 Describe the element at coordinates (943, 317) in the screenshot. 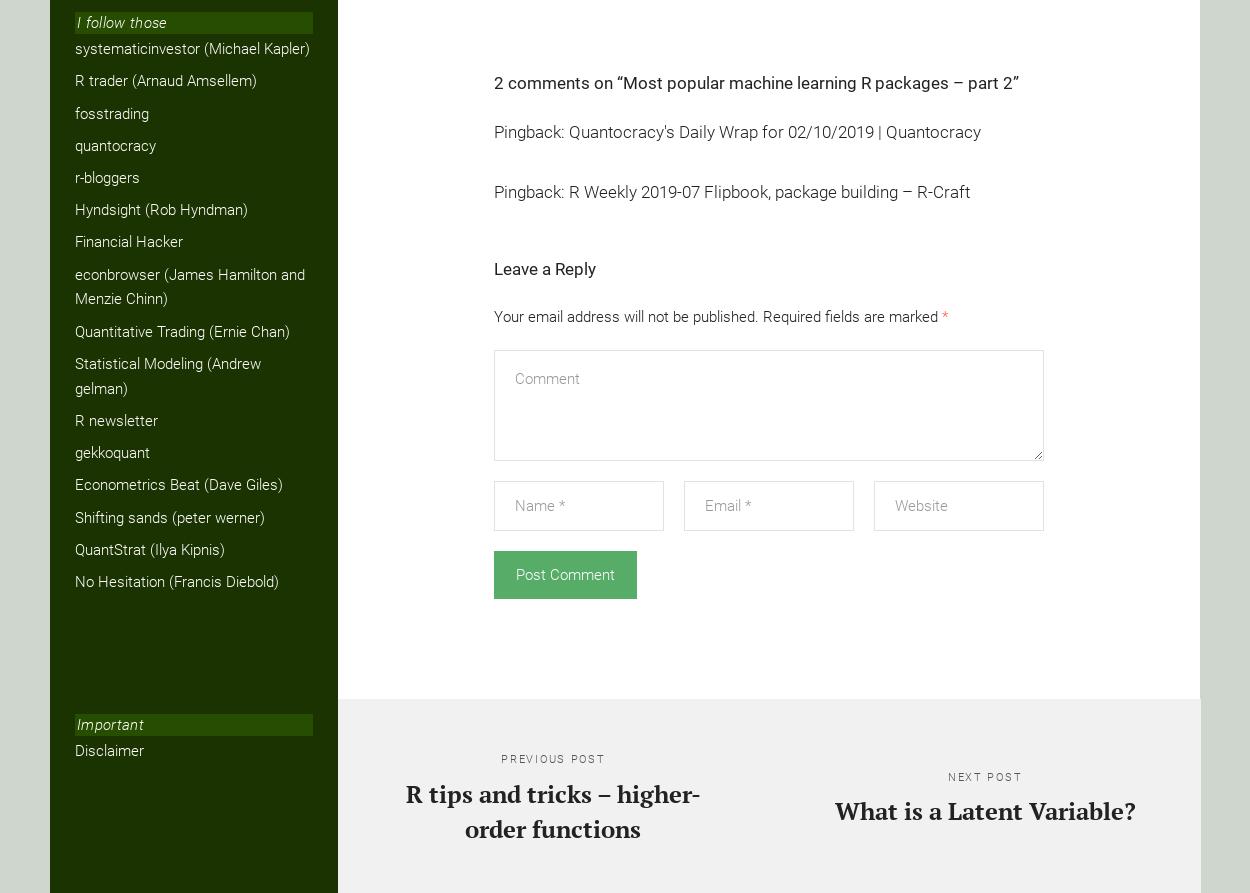

I see `'*'` at that location.